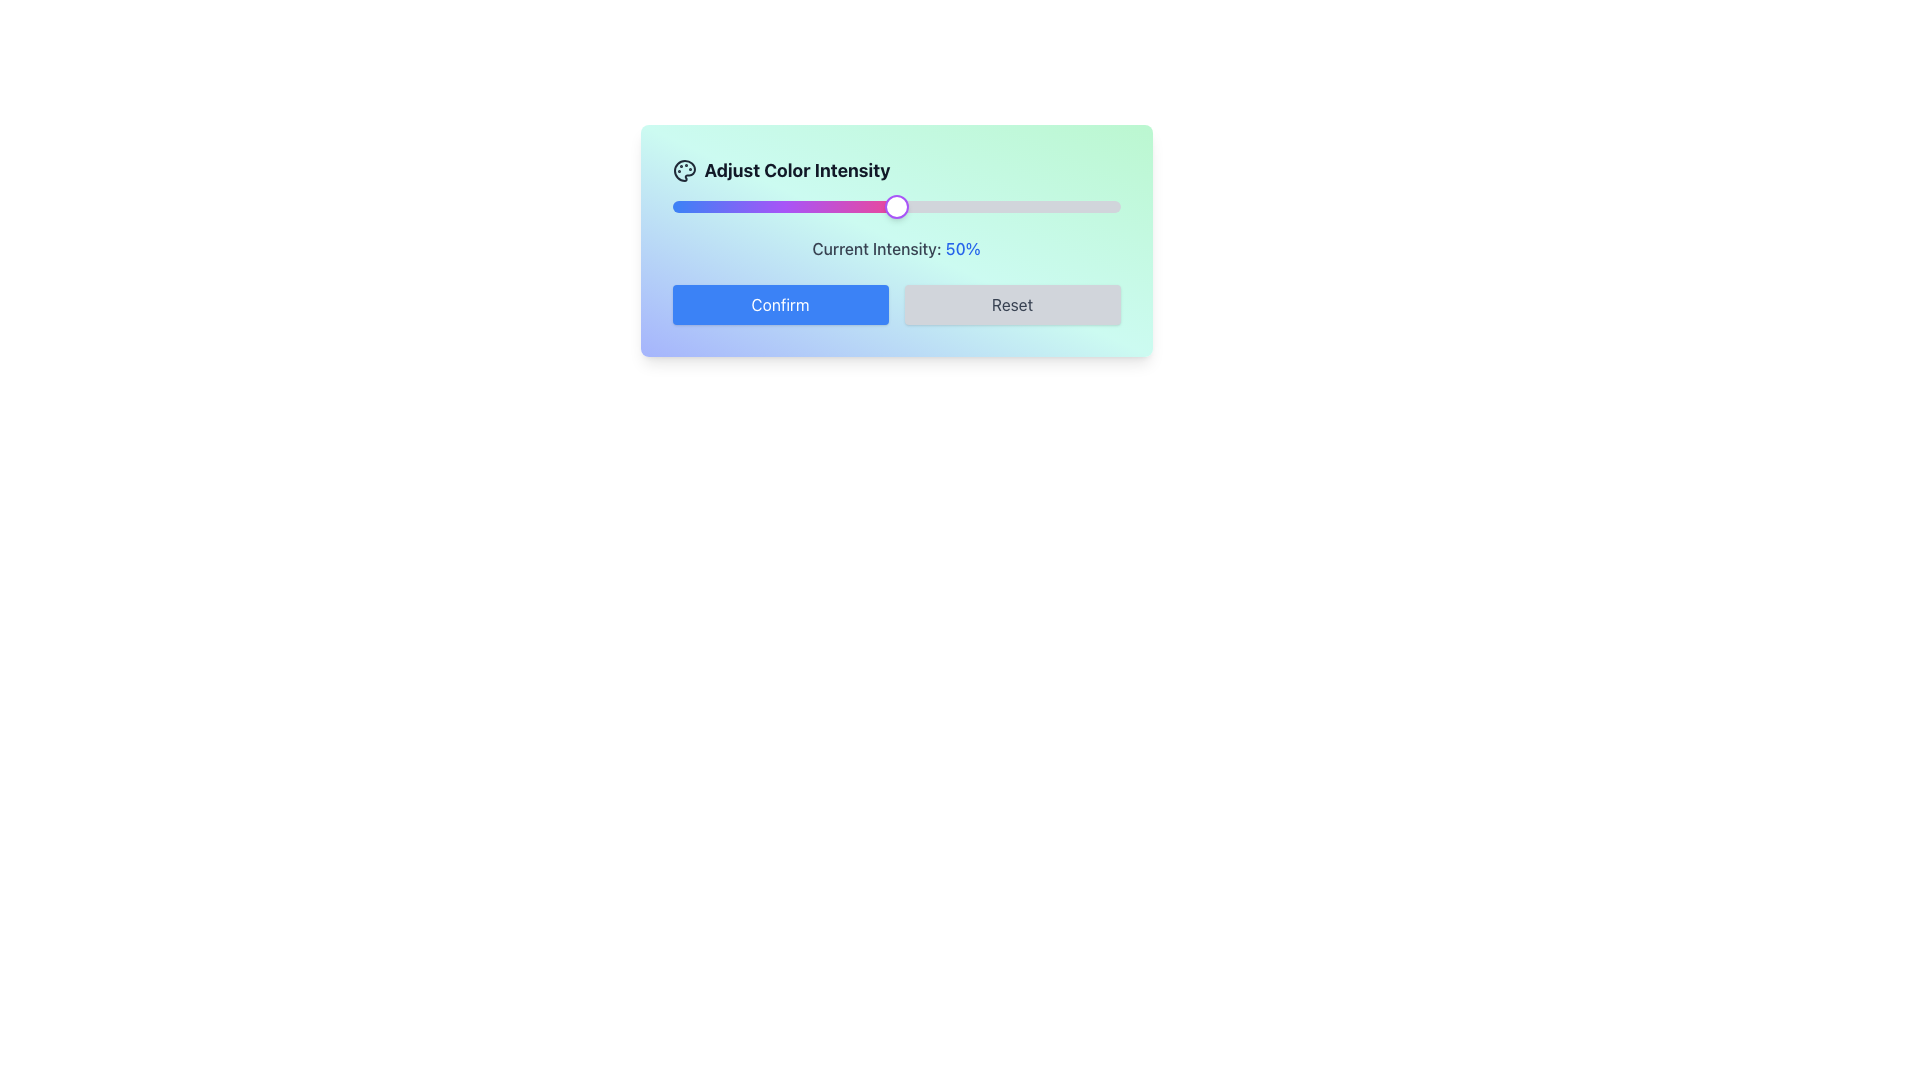  Describe the element at coordinates (684, 169) in the screenshot. I see `the painter's palette graphic/icon located on the left side of the modal header next to the text 'Adjust Color Intensity'` at that location.